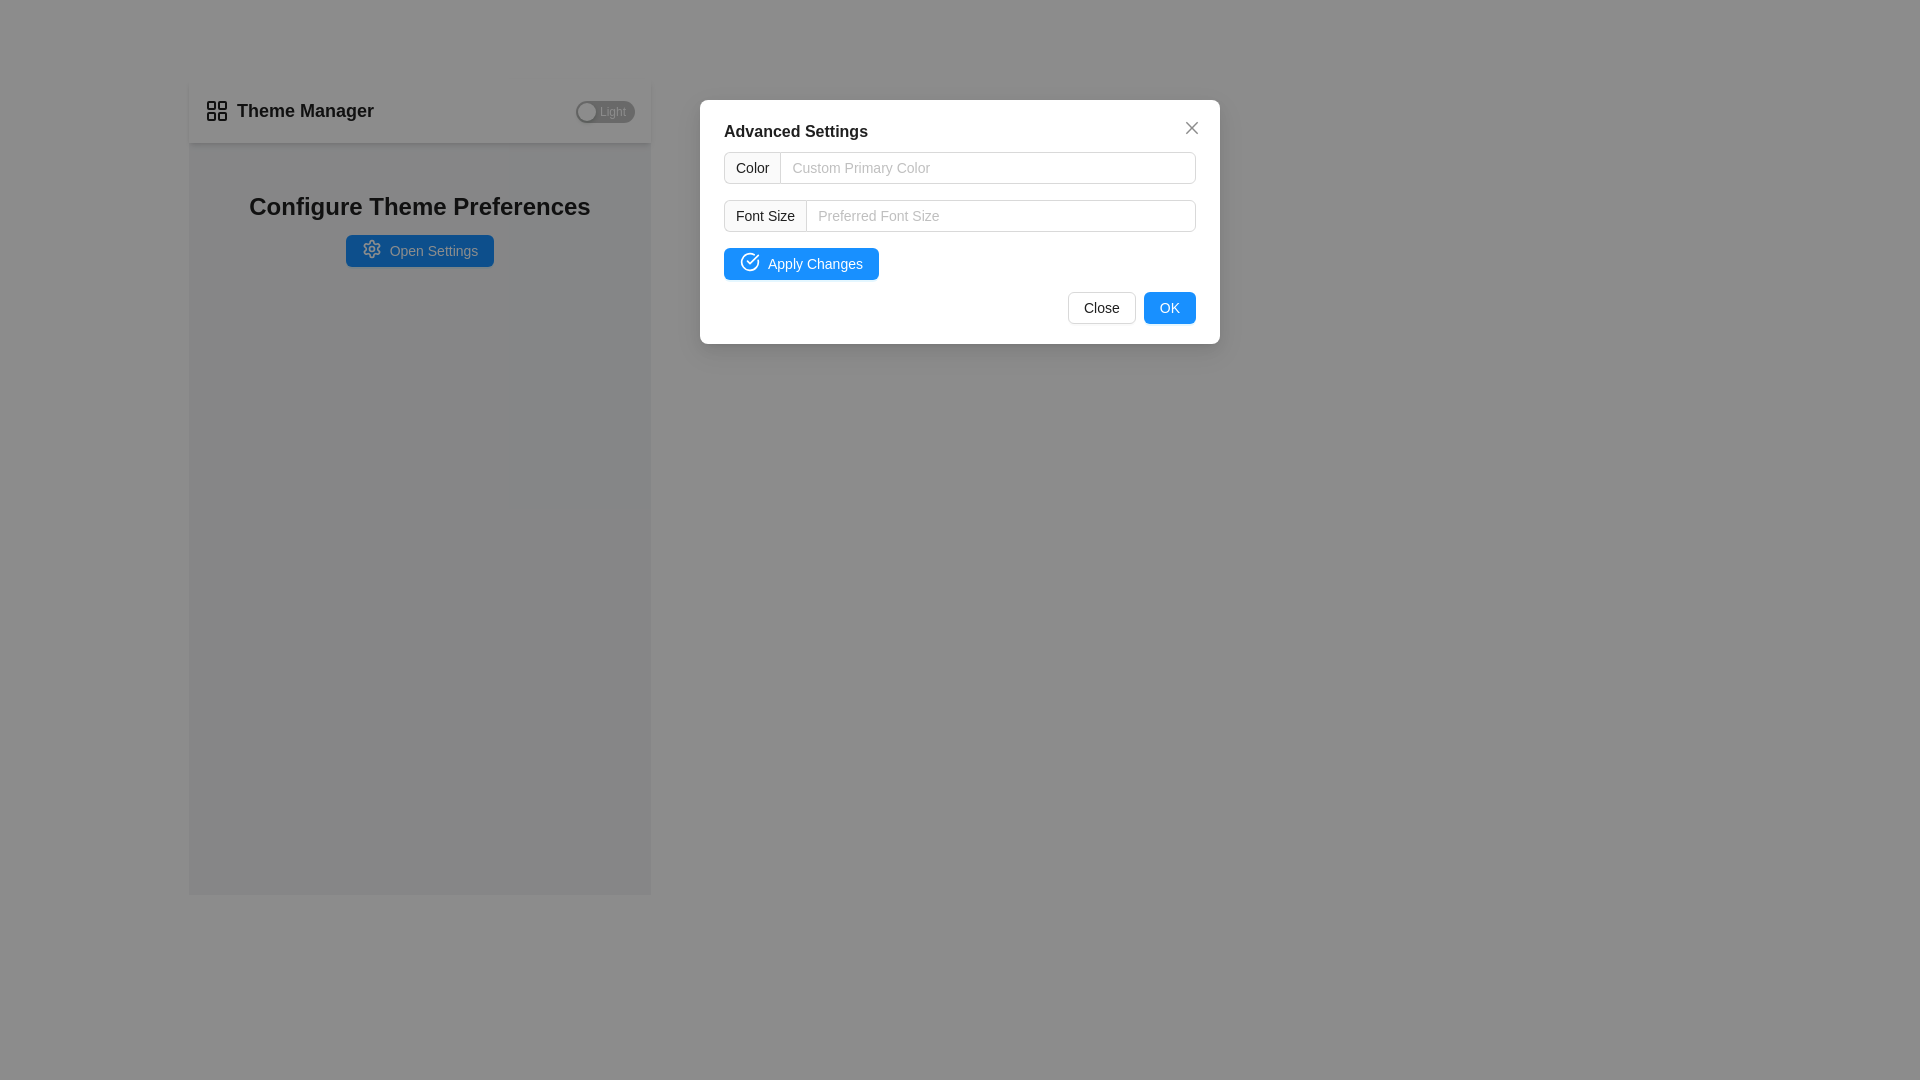 This screenshot has height=1080, width=1920. I want to click on the settings icon located within the 'Open Settings' button, which is centrally positioned beneath the 'Configure Theme Preferences' heading, so click(371, 247).